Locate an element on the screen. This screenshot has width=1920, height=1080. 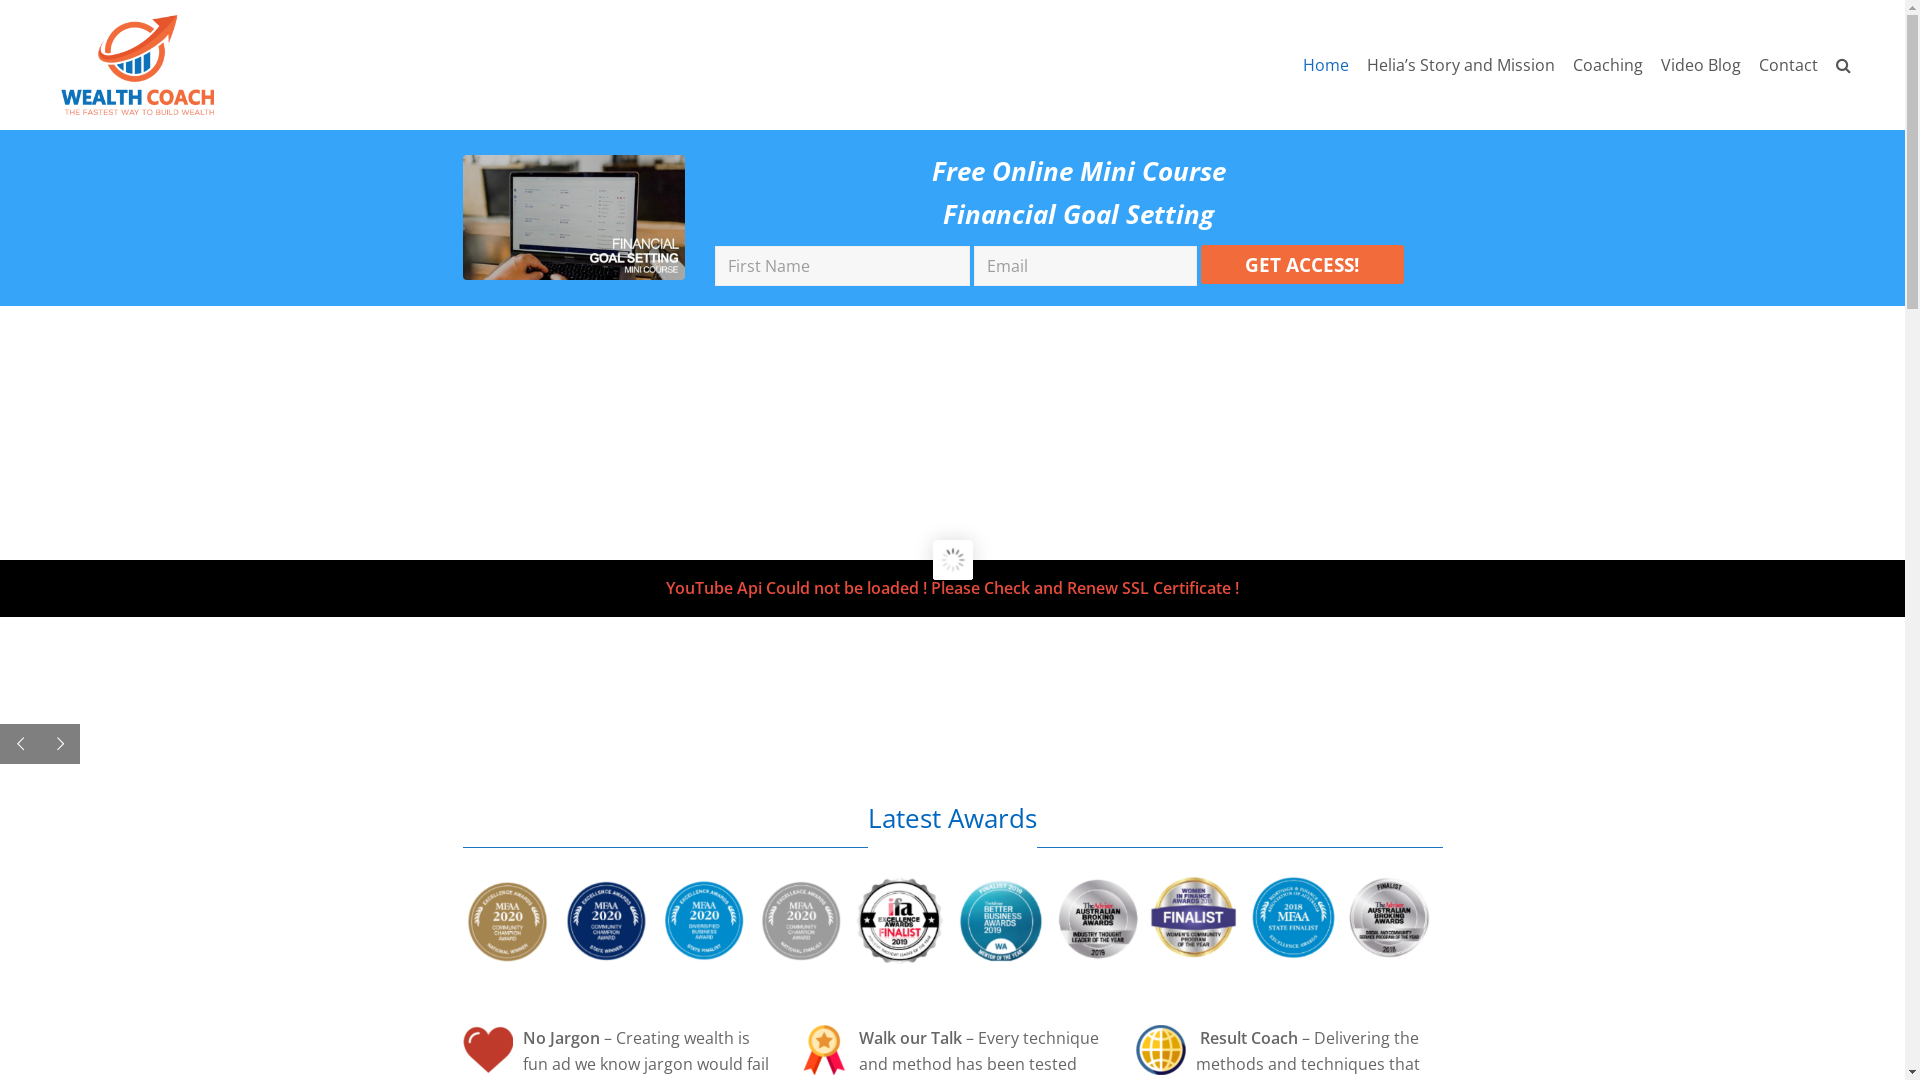
'GET ACCESS!' is located at coordinates (1302, 263).